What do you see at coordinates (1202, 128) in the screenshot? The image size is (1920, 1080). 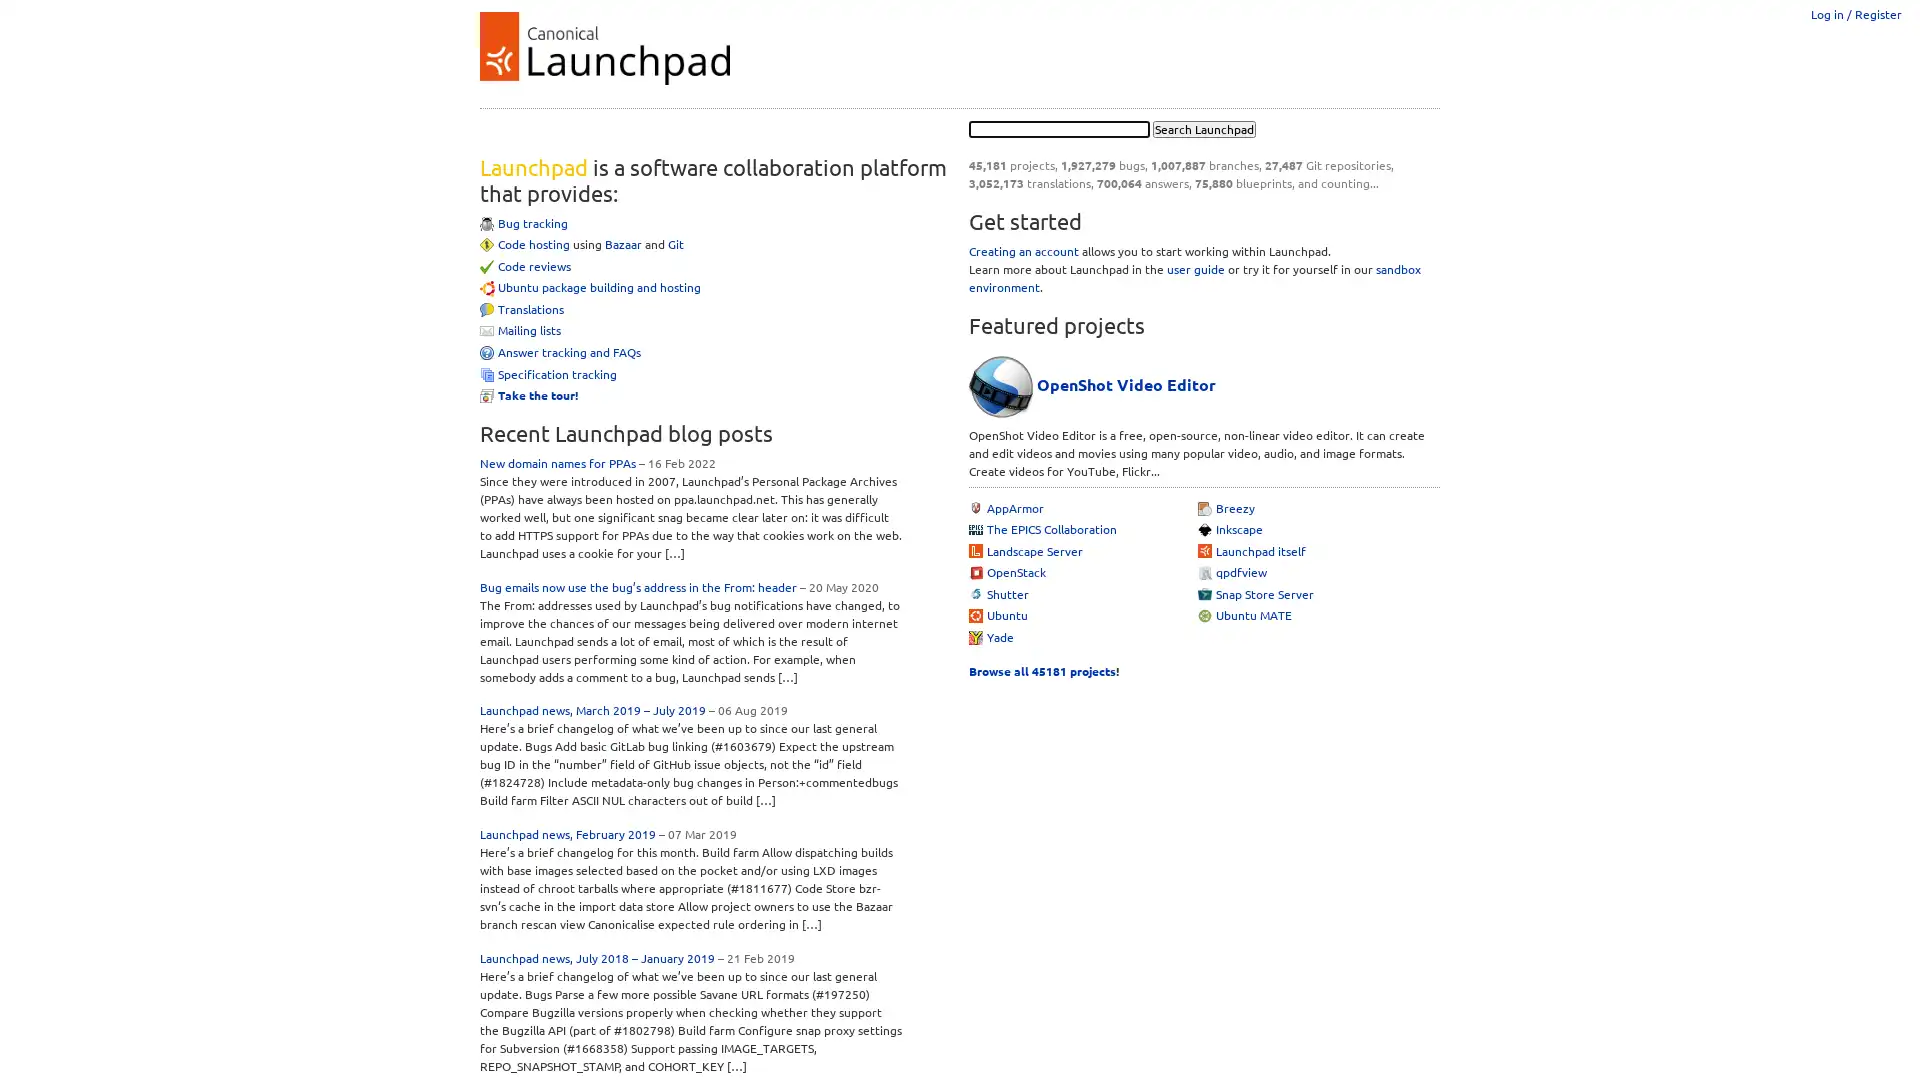 I see `Search Launchpad` at bounding box center [1202, 128].